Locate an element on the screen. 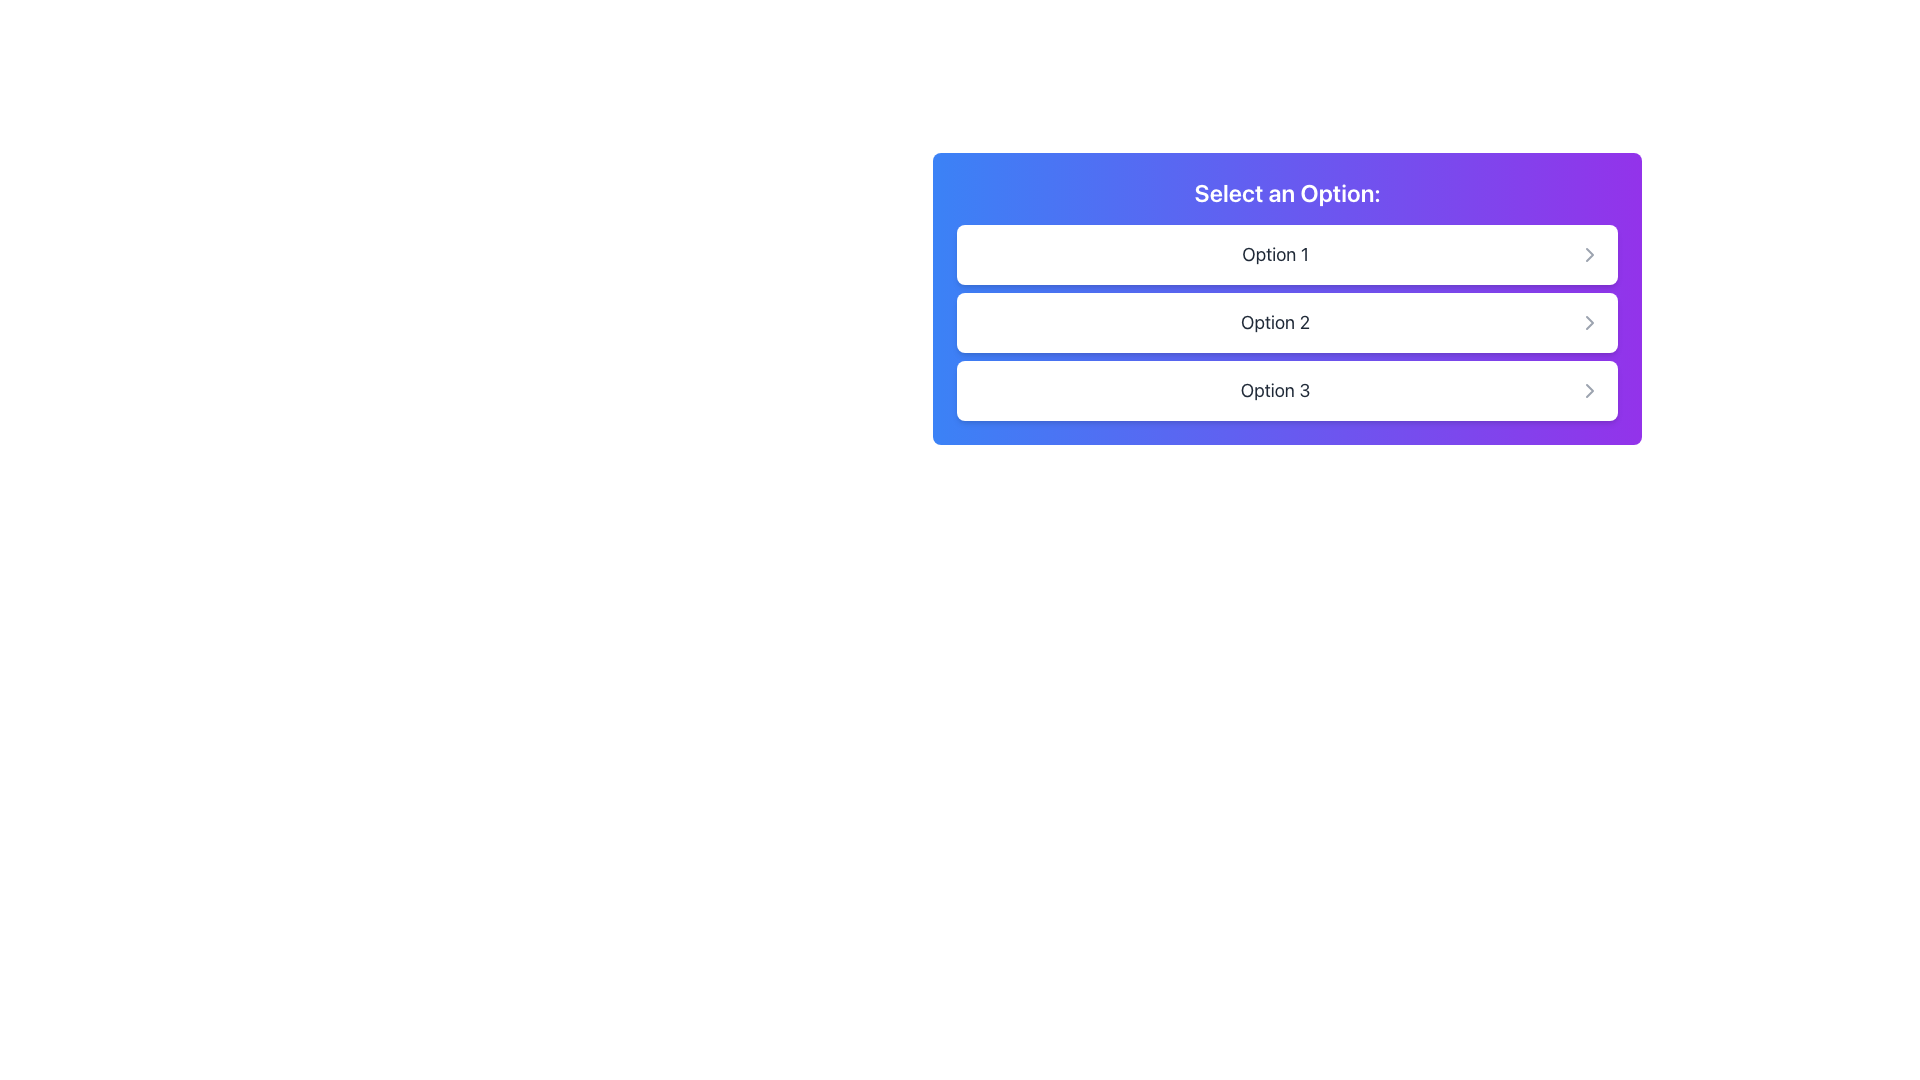 This screenshot has height=1080, width=1920. the chevron-right icon (➤) located next to the text 'Option 3', which is the last icon in a vertical group of similar elements is located at coordinates (1588, 390).